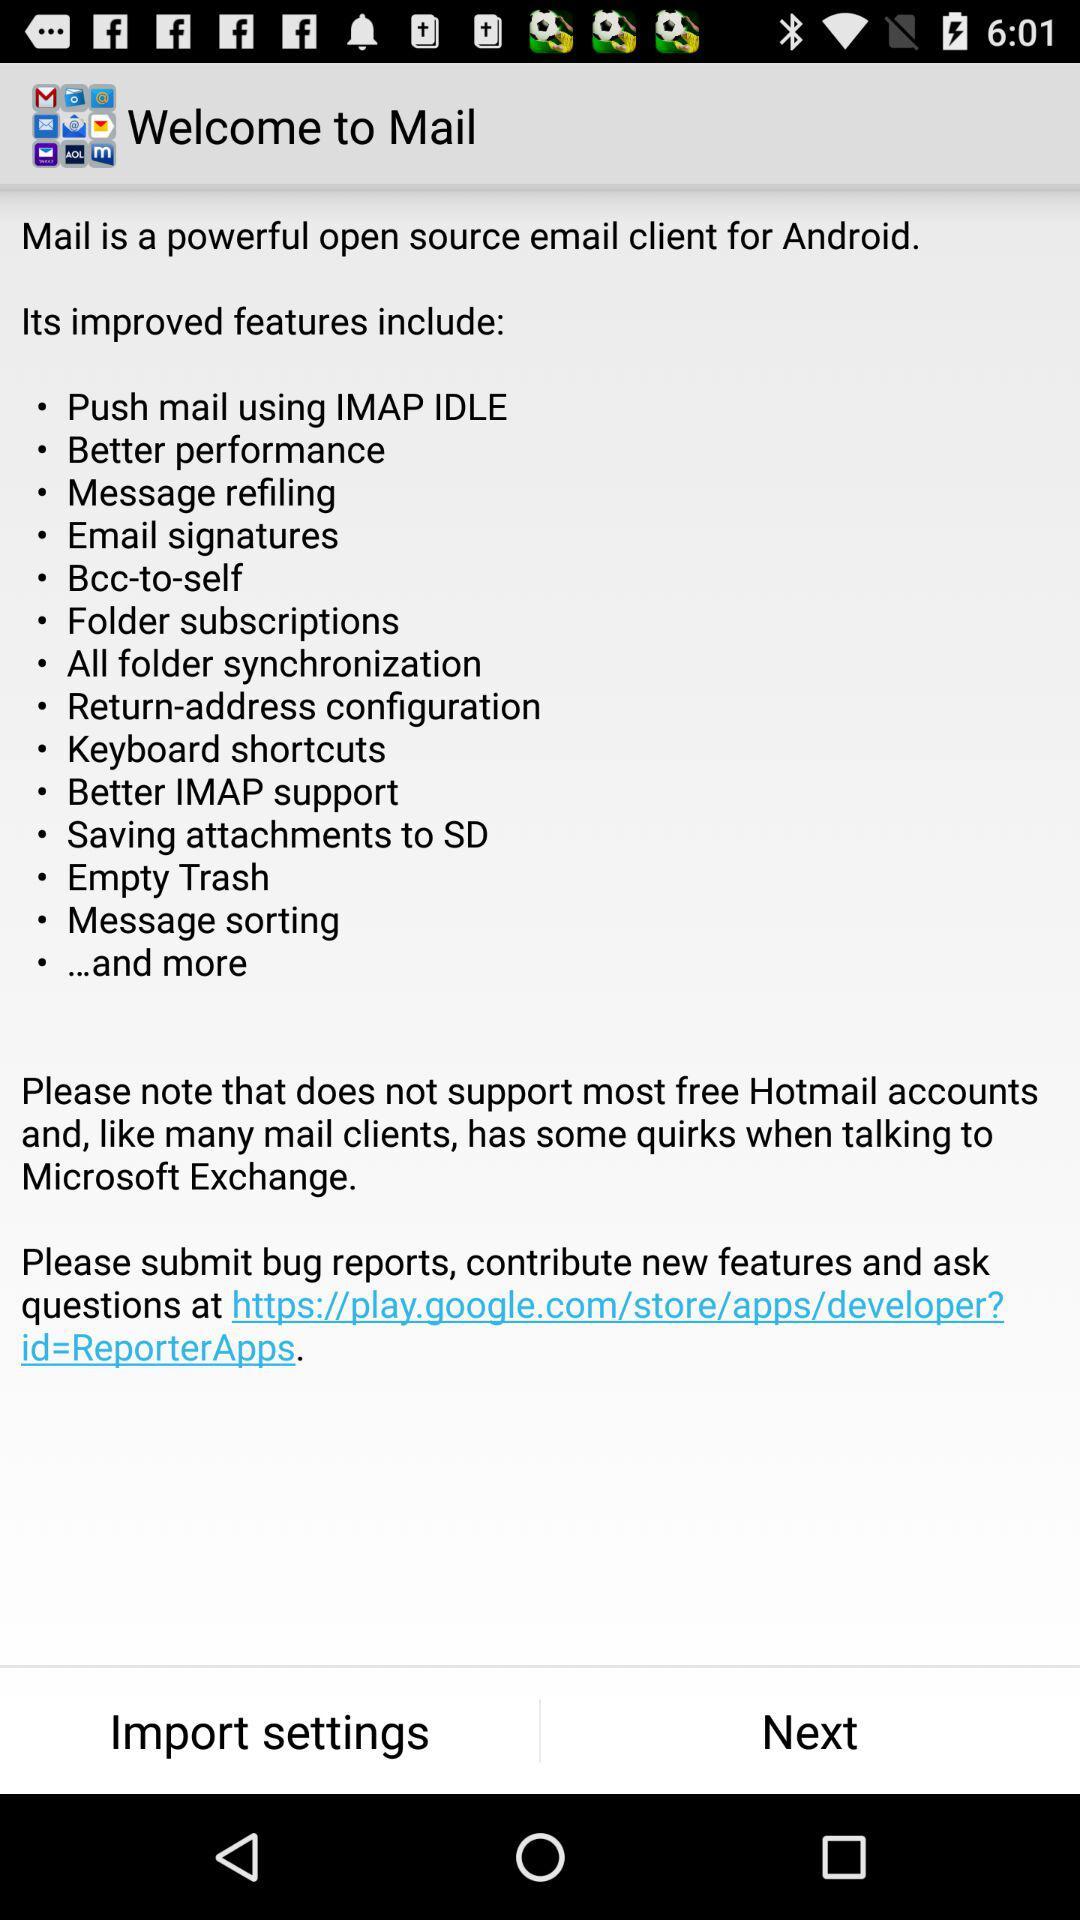  Describe the element at coordinates (540, 833) in the screenshot. I see `the mail is a item` at that location.